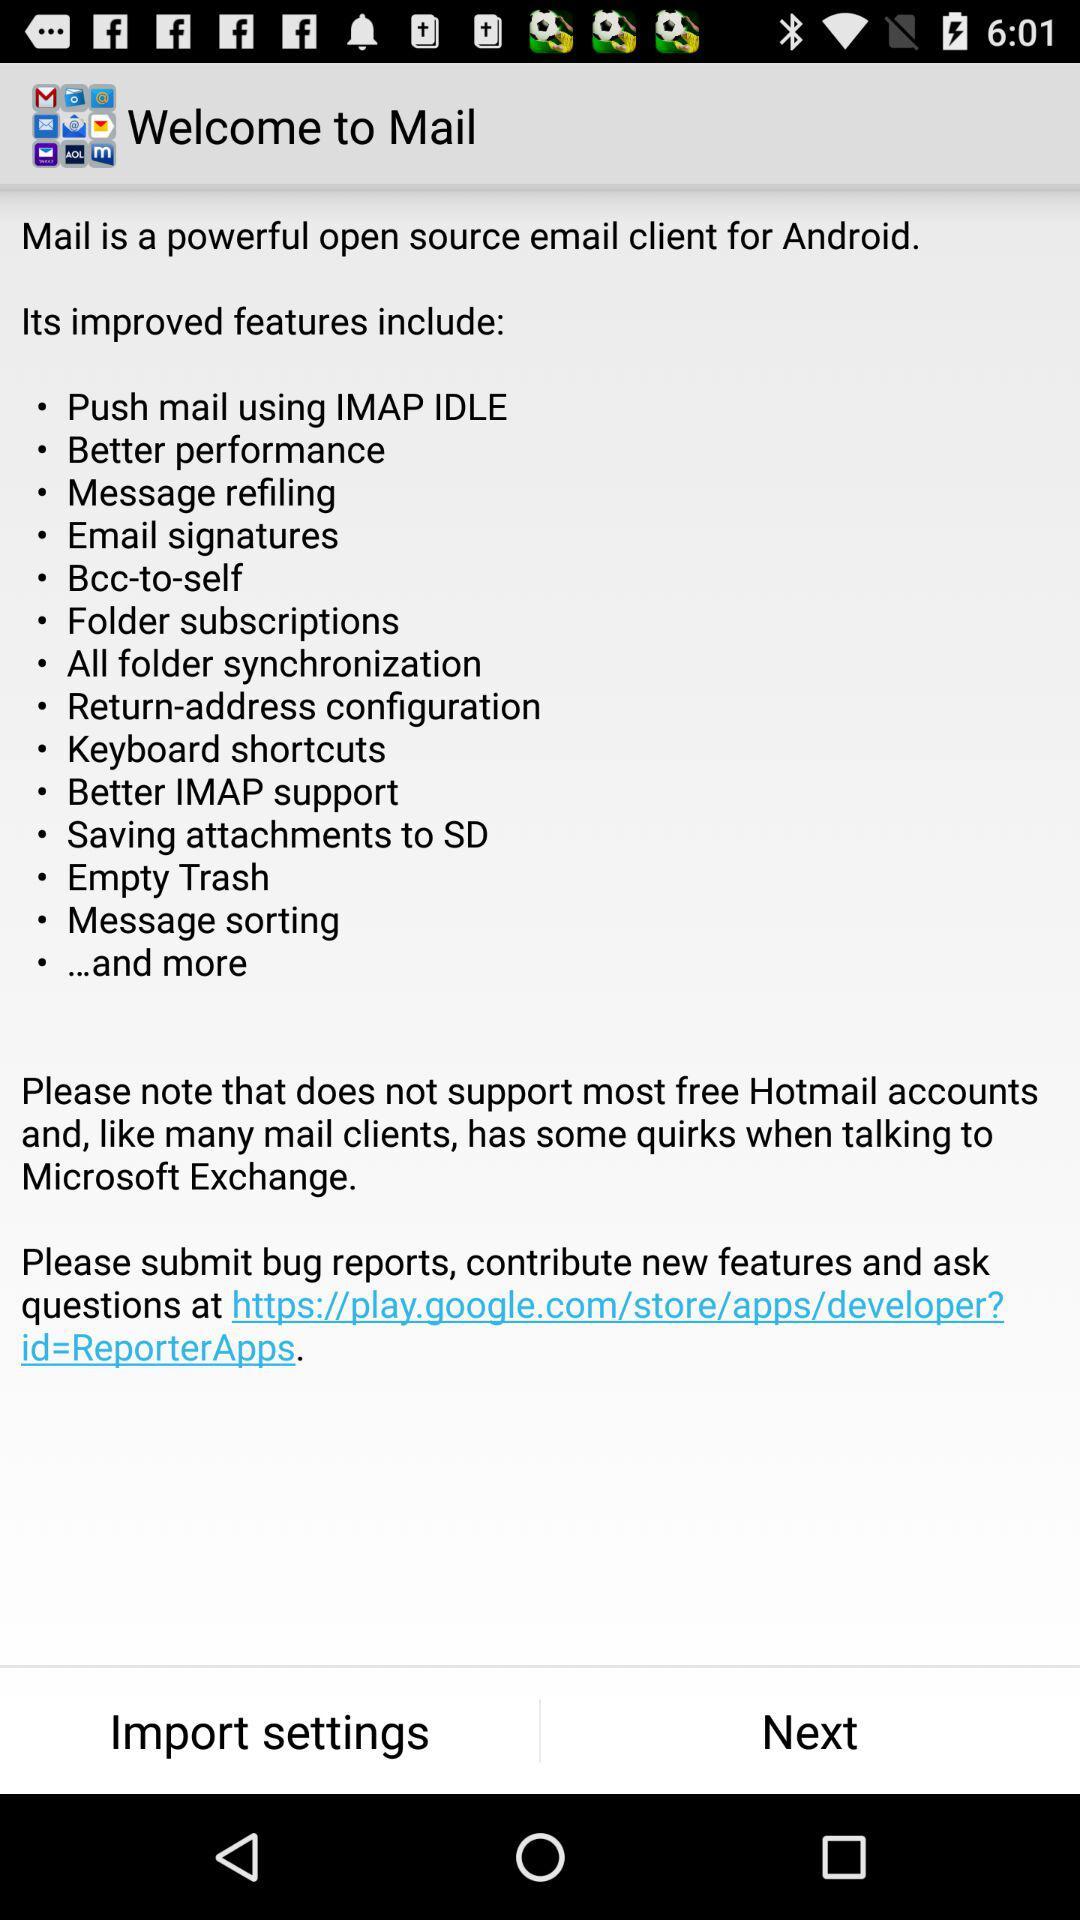  Describe the element at coordinates (540, 833) in the screenshot. I see `the mail is a item` at that location.